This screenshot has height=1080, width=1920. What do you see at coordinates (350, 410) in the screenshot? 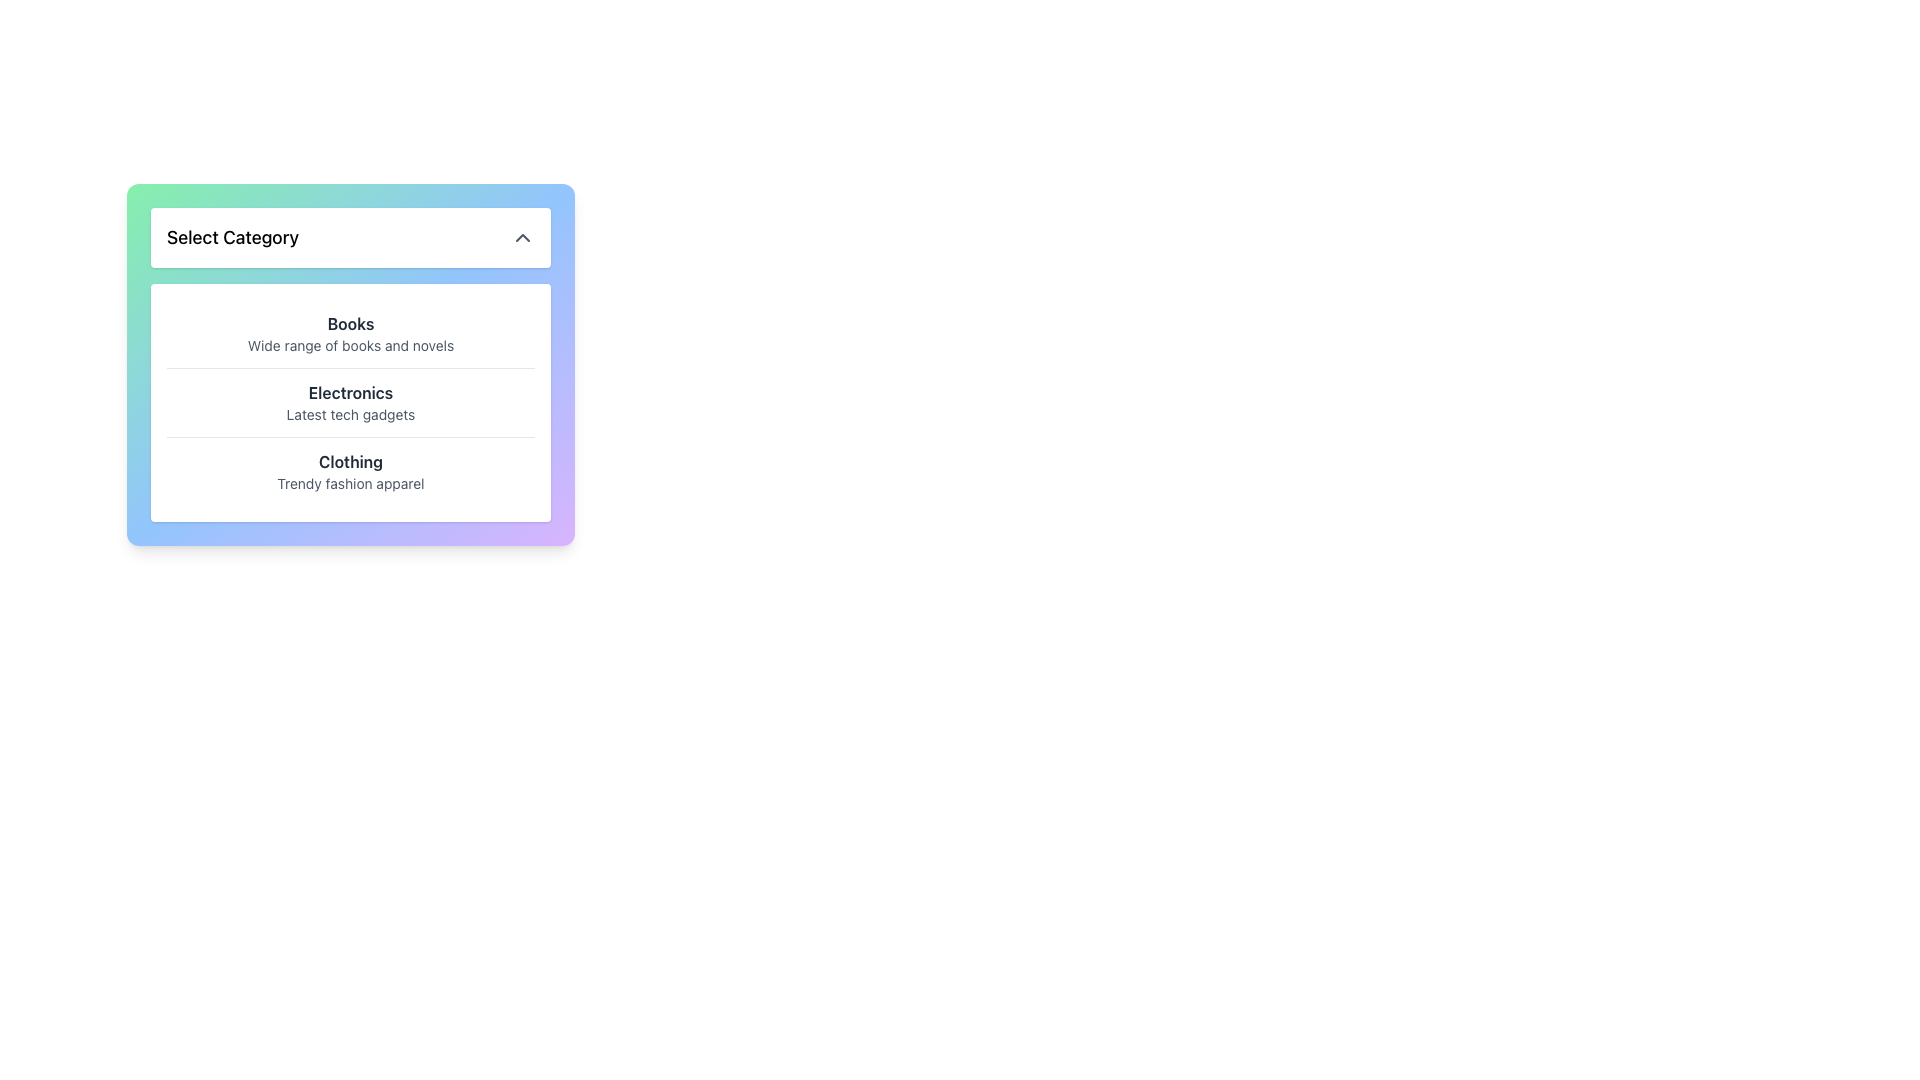
I see `text contained within the rectangular panel titled 'Select Category', which includes various categories with bold titles and captions` at bounding box center [350, 410].